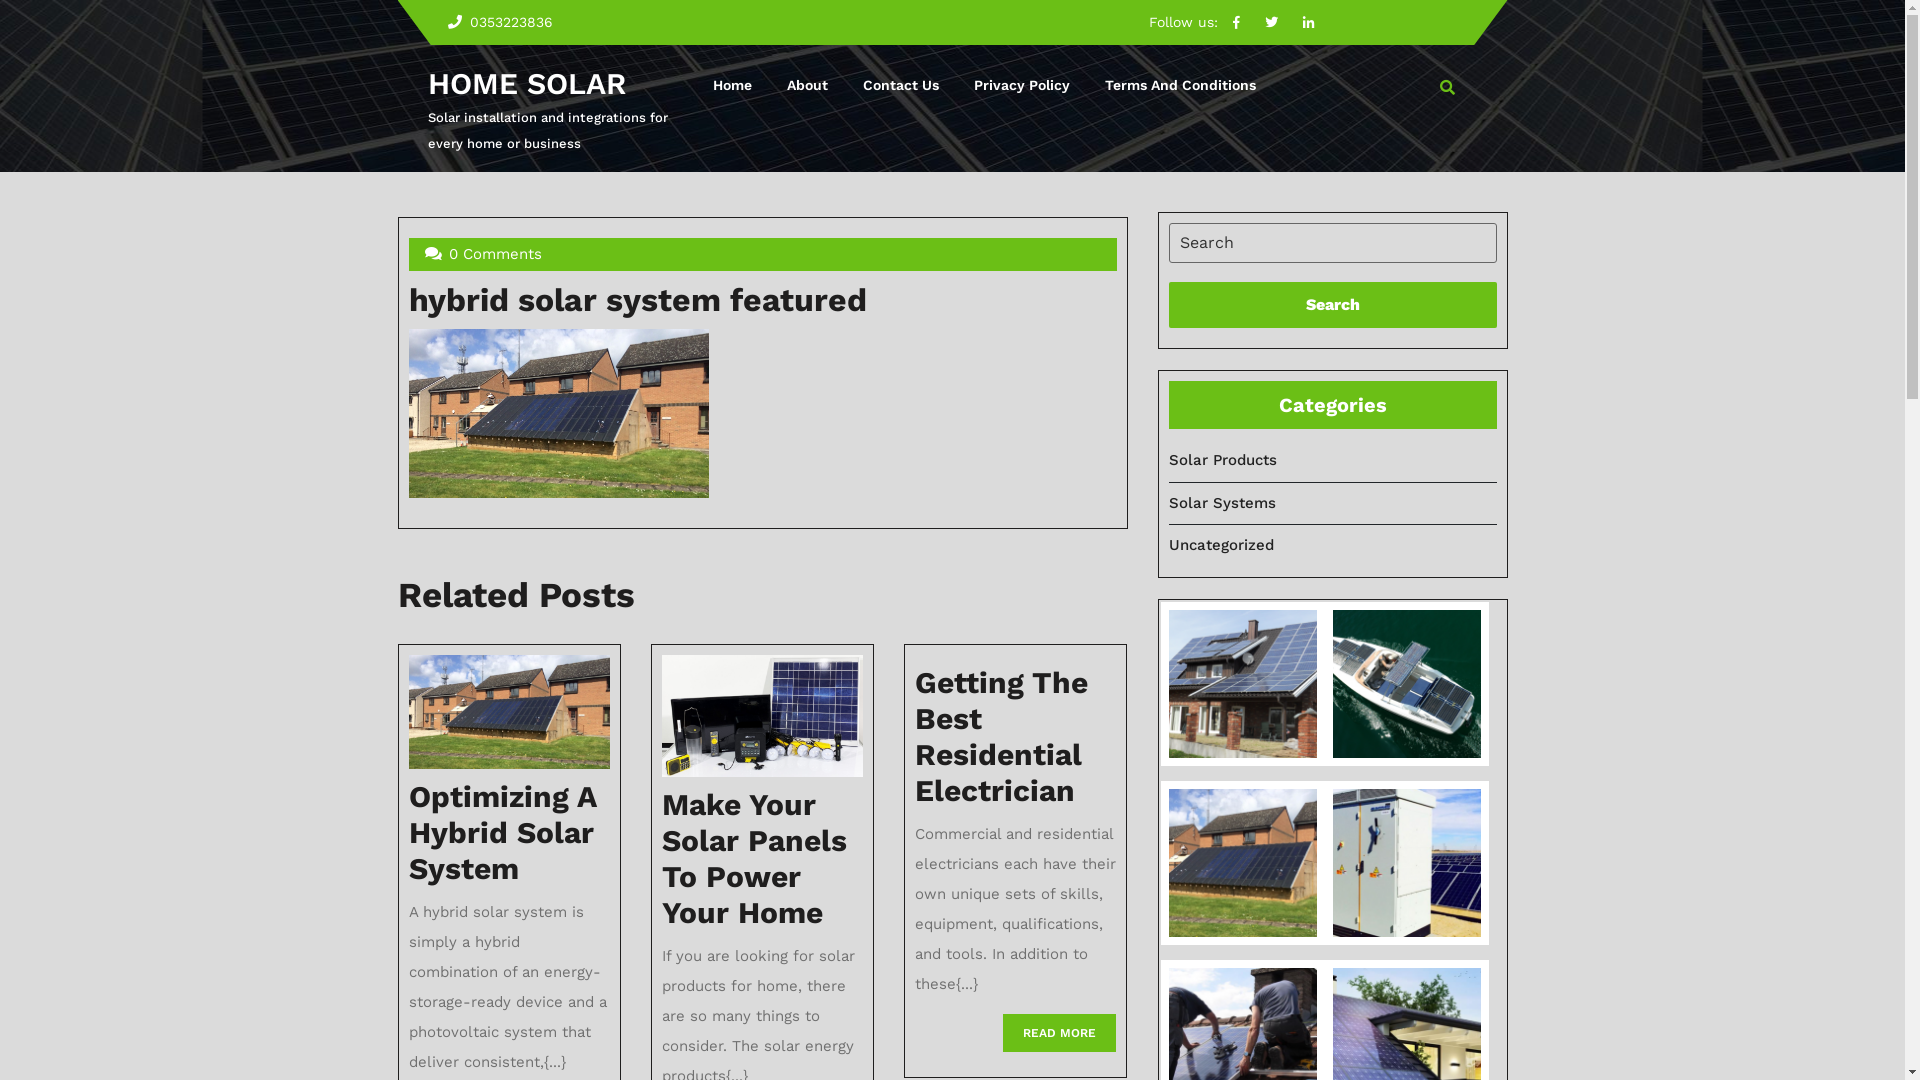 The image size is (1920, 1080). I want to click on 'READ MORE, so click(1003, 1033).